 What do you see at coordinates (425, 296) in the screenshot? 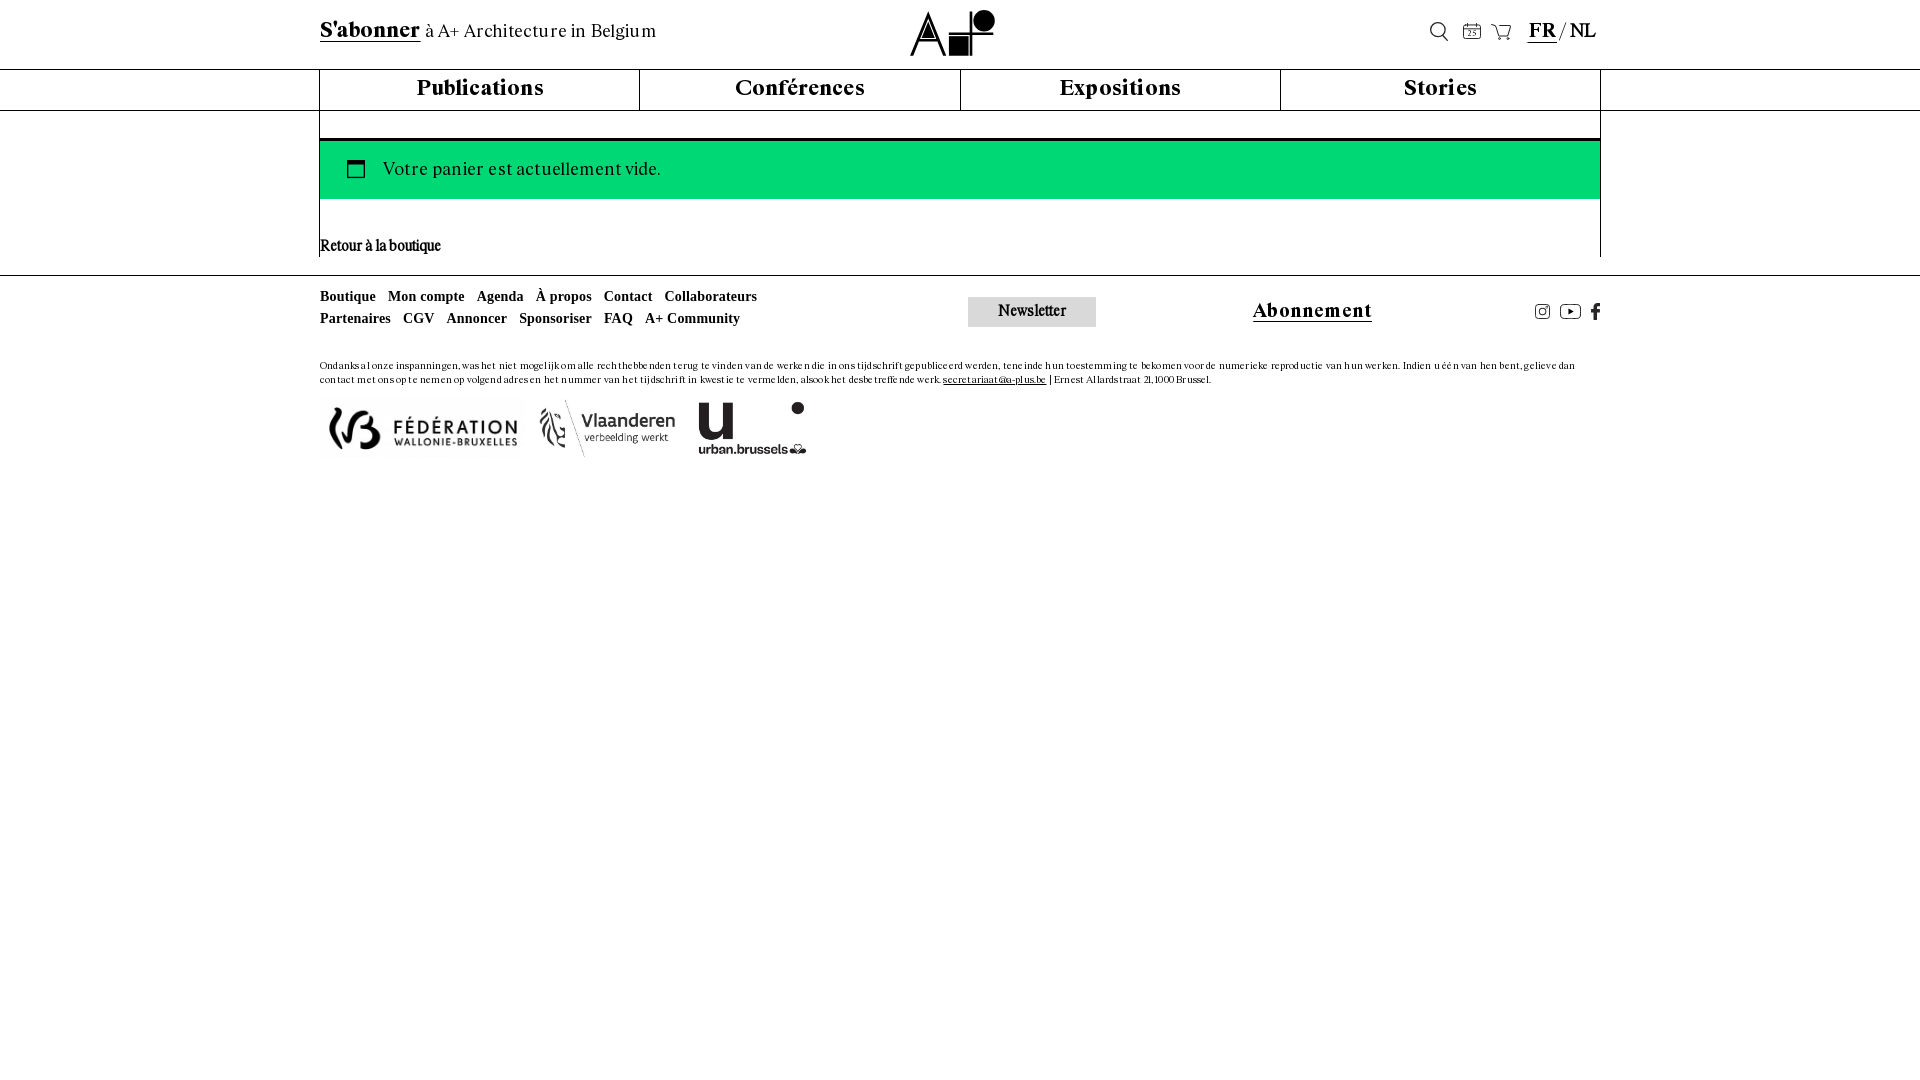
I see `'Mon compte'` at bounding box center [425, 296].